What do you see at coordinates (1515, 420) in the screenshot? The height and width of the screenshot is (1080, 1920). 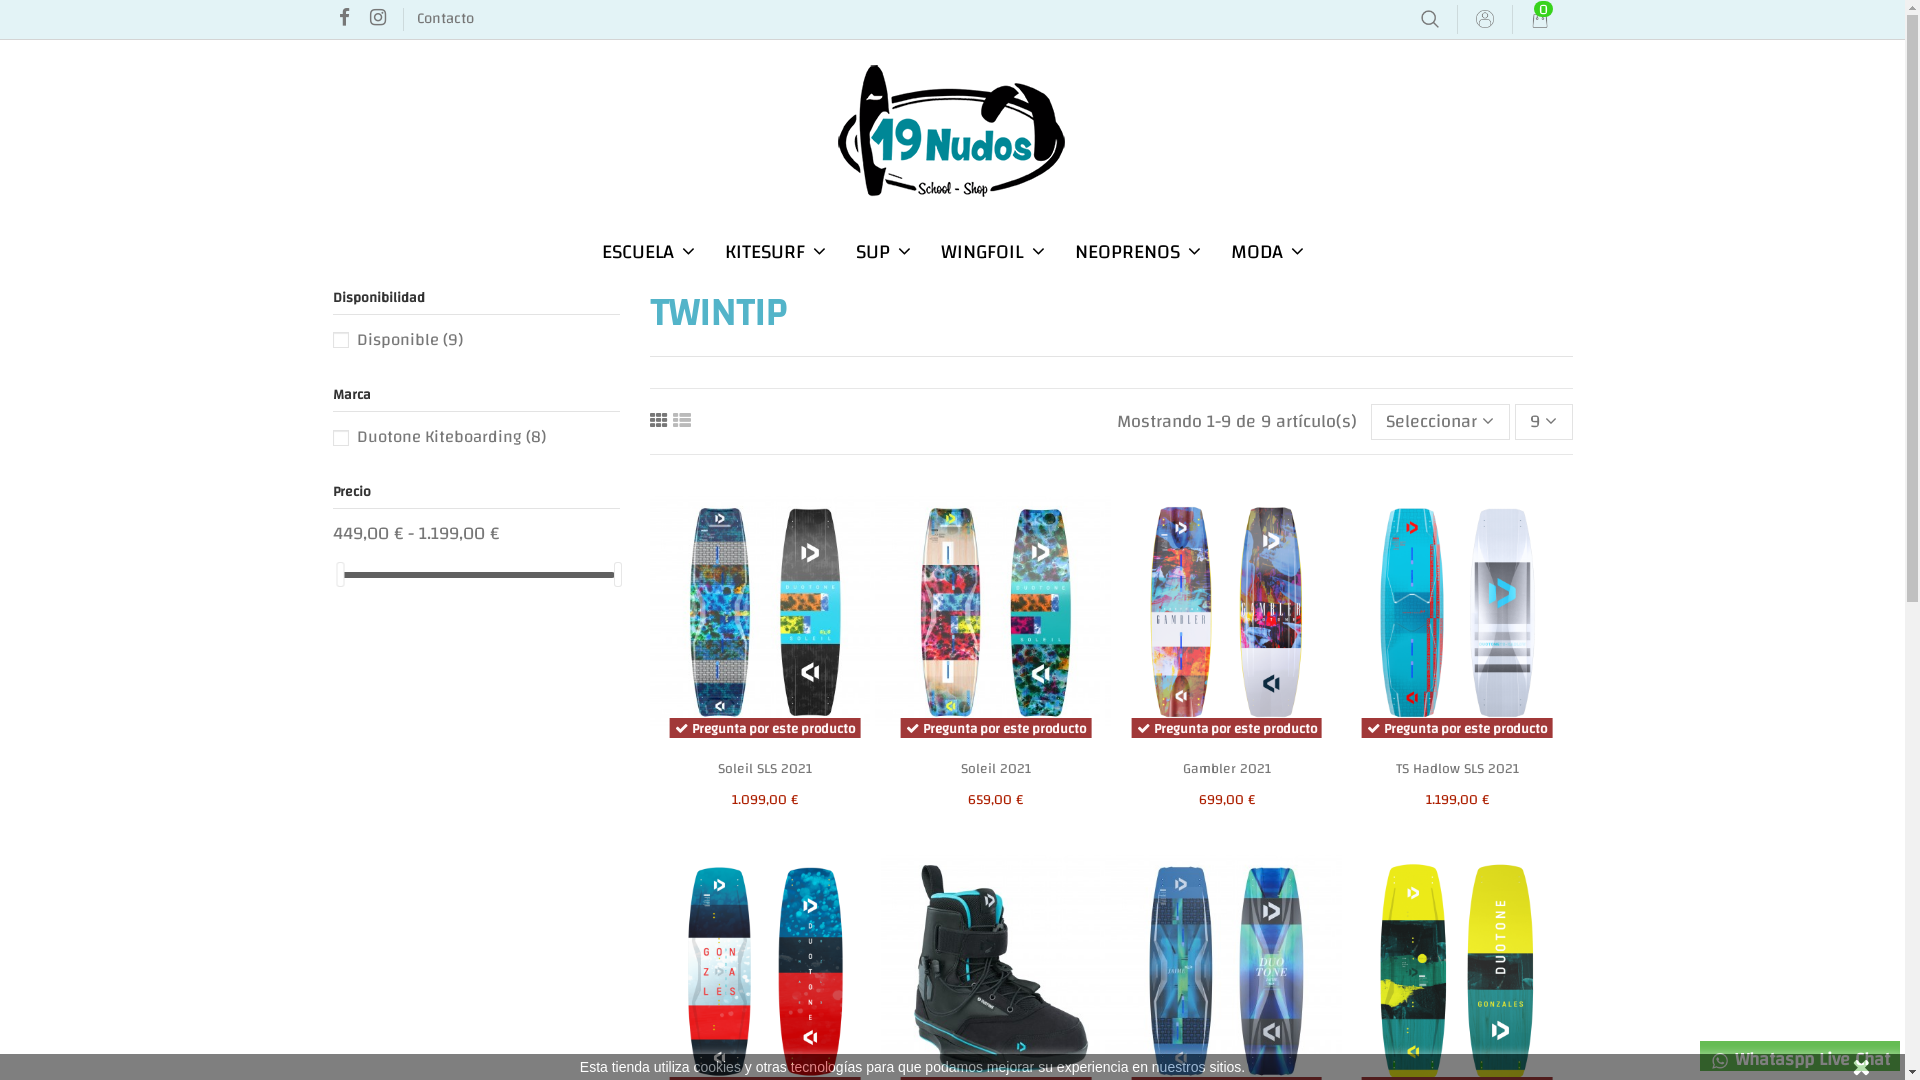 I see `'9'` at bounding box center [1515, 420].